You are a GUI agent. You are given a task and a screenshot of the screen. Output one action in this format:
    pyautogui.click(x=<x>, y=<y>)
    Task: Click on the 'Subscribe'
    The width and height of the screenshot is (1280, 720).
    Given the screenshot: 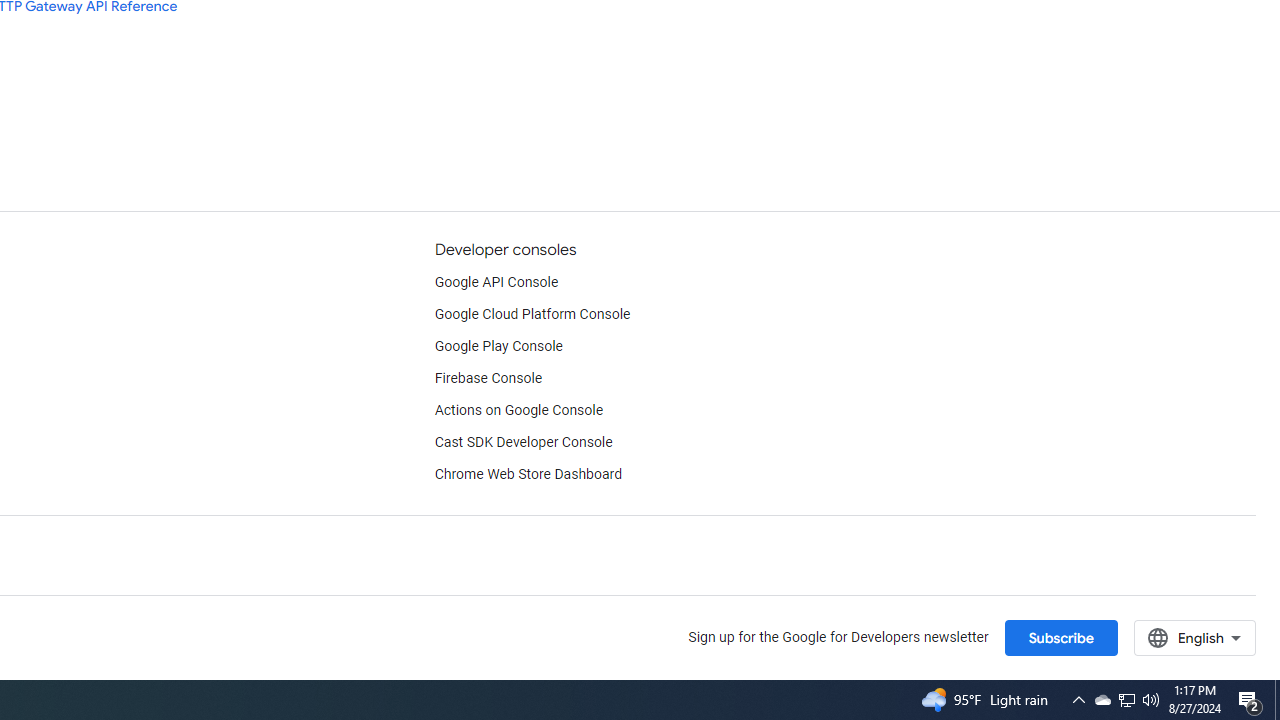 What is the action you would take?
    pyautogui.click(x=1059, y=637)
    